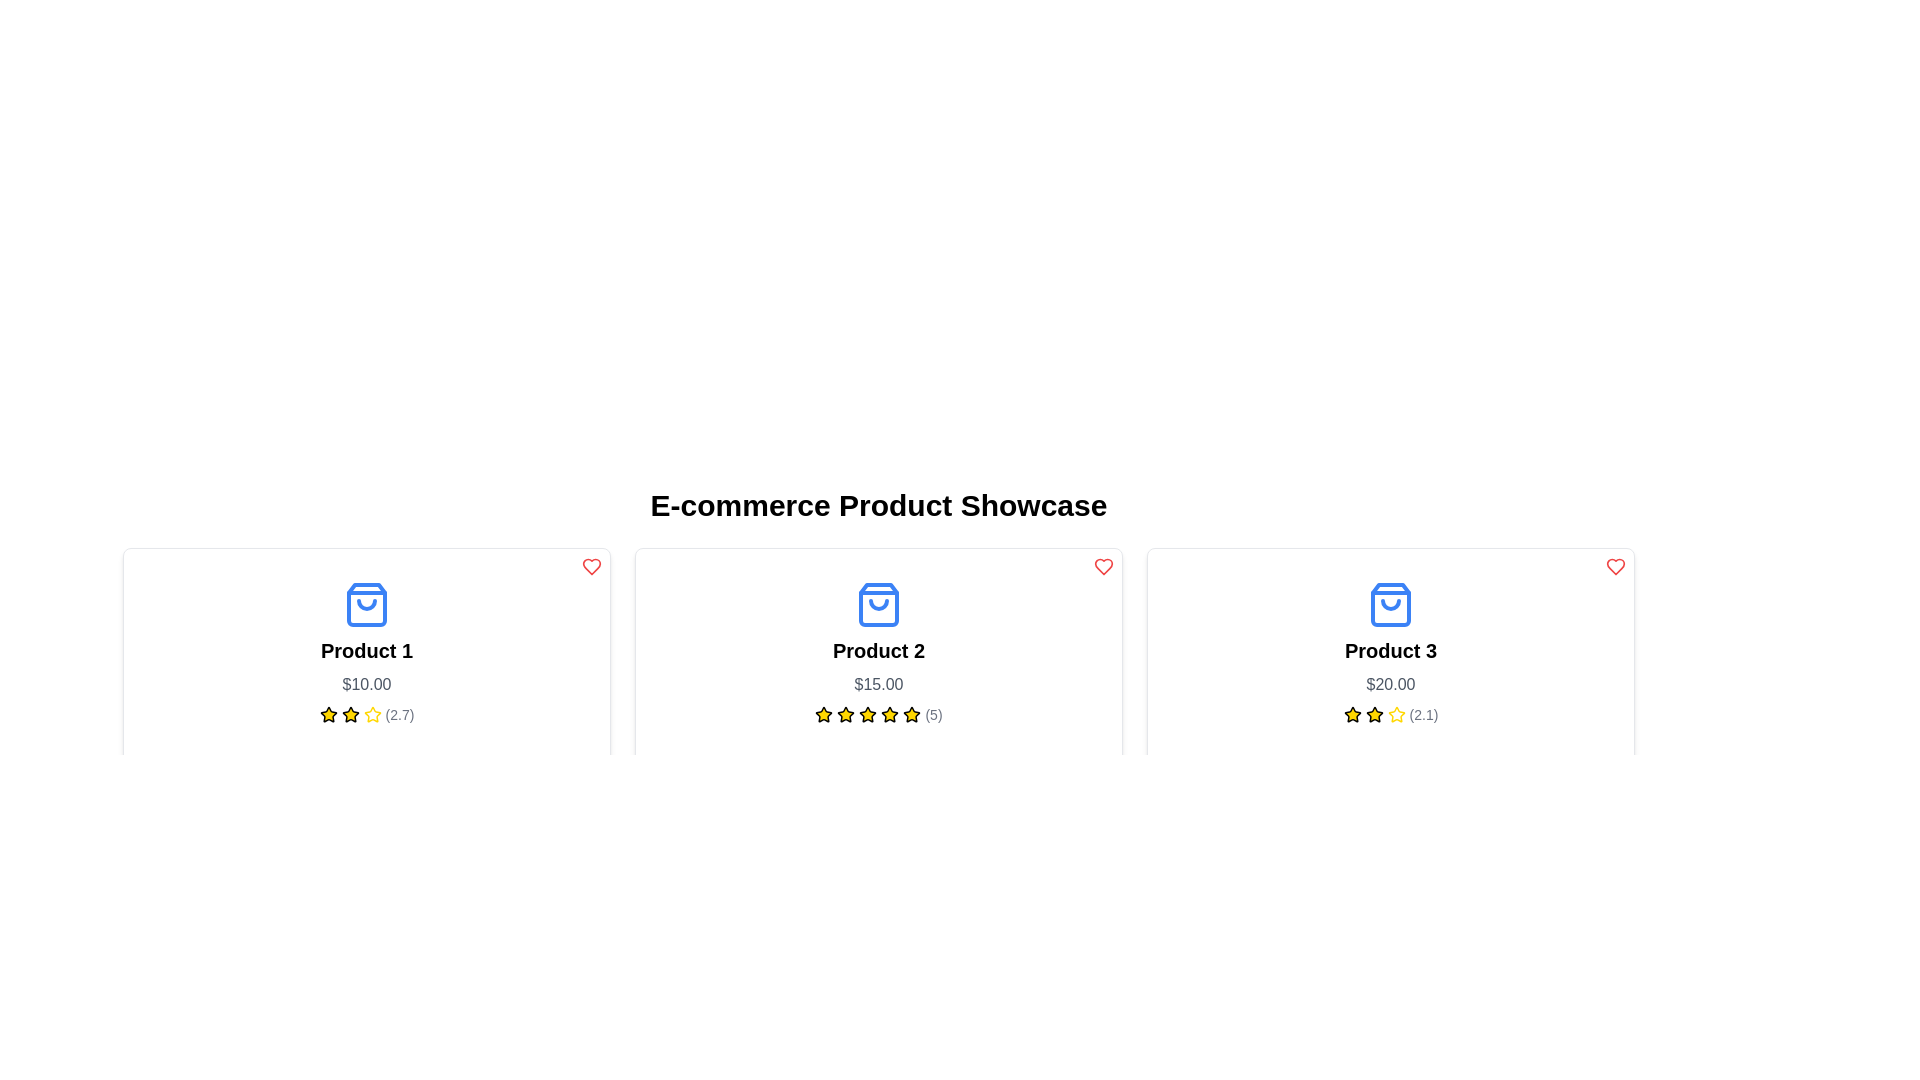 The height and width of the screenshot is (1080, 1920). What do you see at coordinates (878, 652) in the screenshot?
I see `product details displayed in the Informational display group, which includes the product name 'Product 2', price '$15.00', and rating with reviews` at bounding box center [878, 652].